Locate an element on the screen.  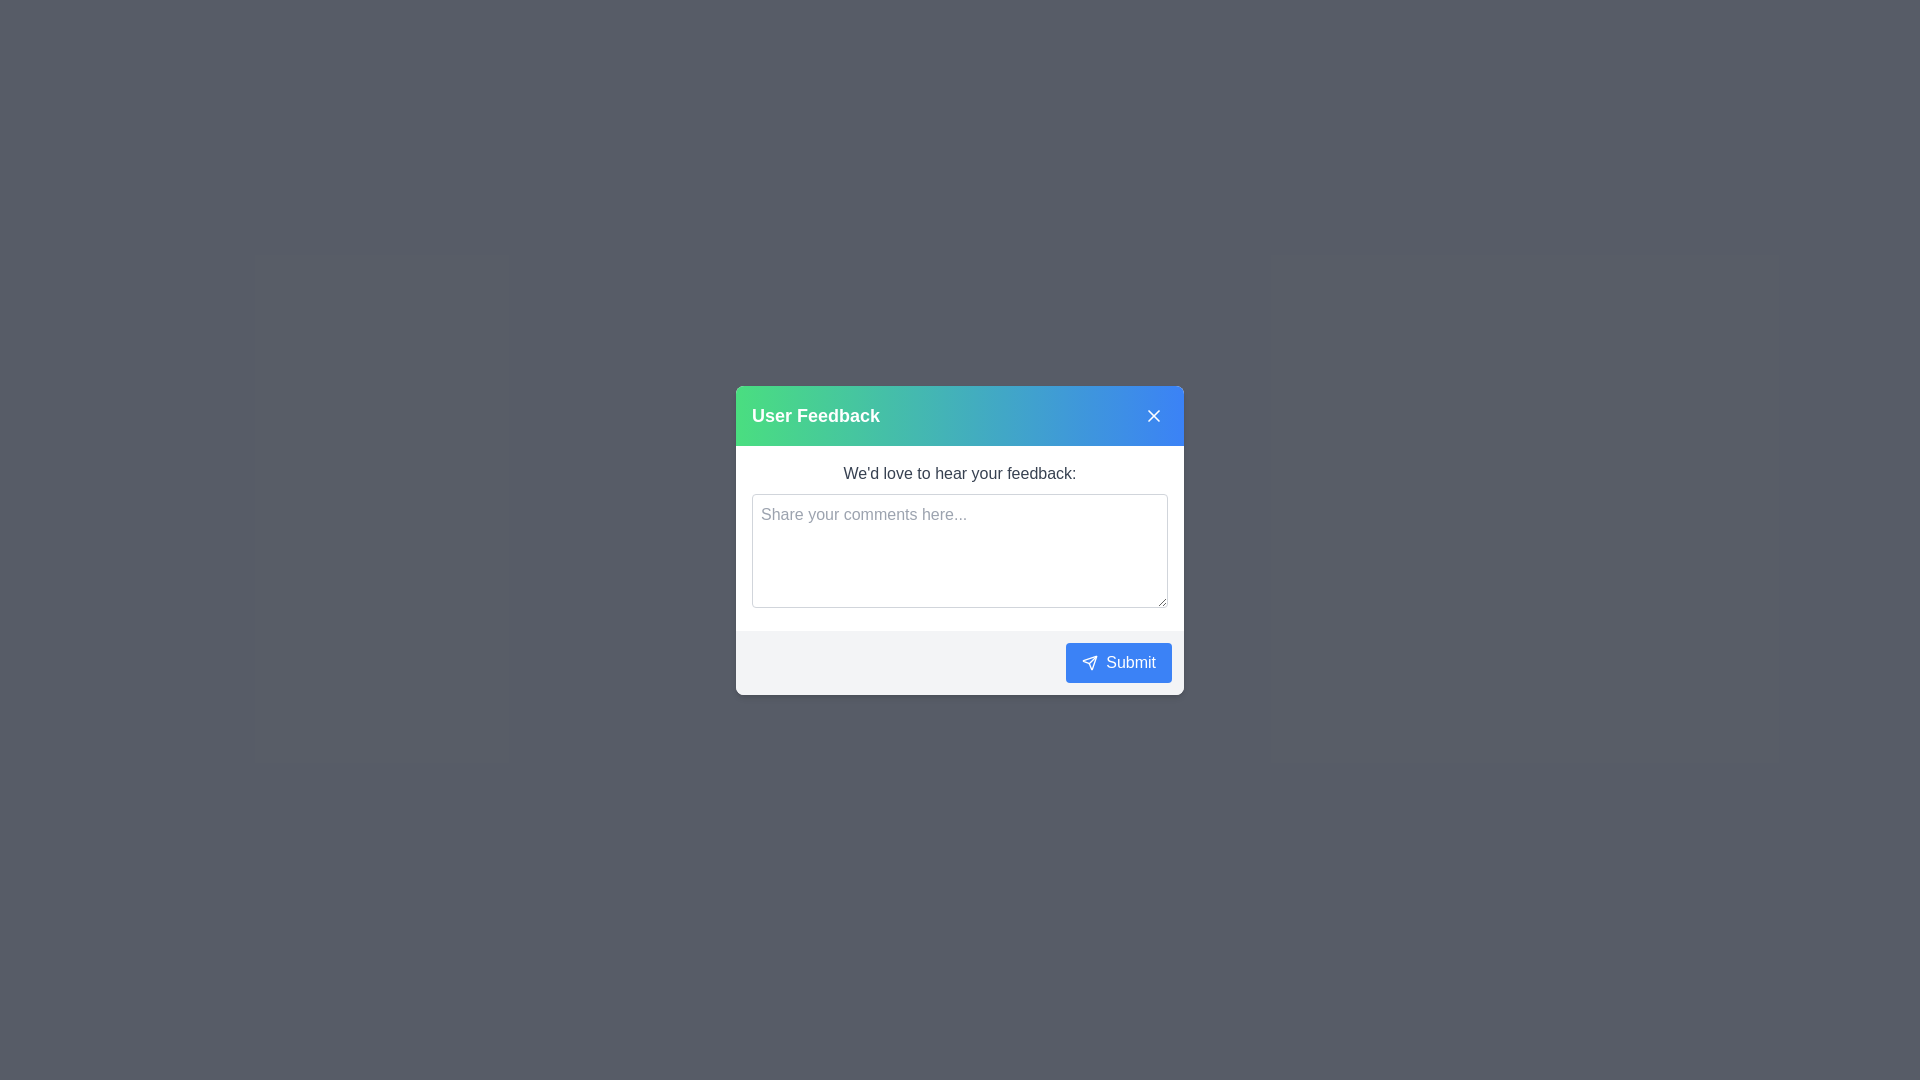
the 'close' or 'dismiss' button represented by an 'X' shape in the top-right corner of the 'User Feedback' modal window is located at coordinates (1153, 414).